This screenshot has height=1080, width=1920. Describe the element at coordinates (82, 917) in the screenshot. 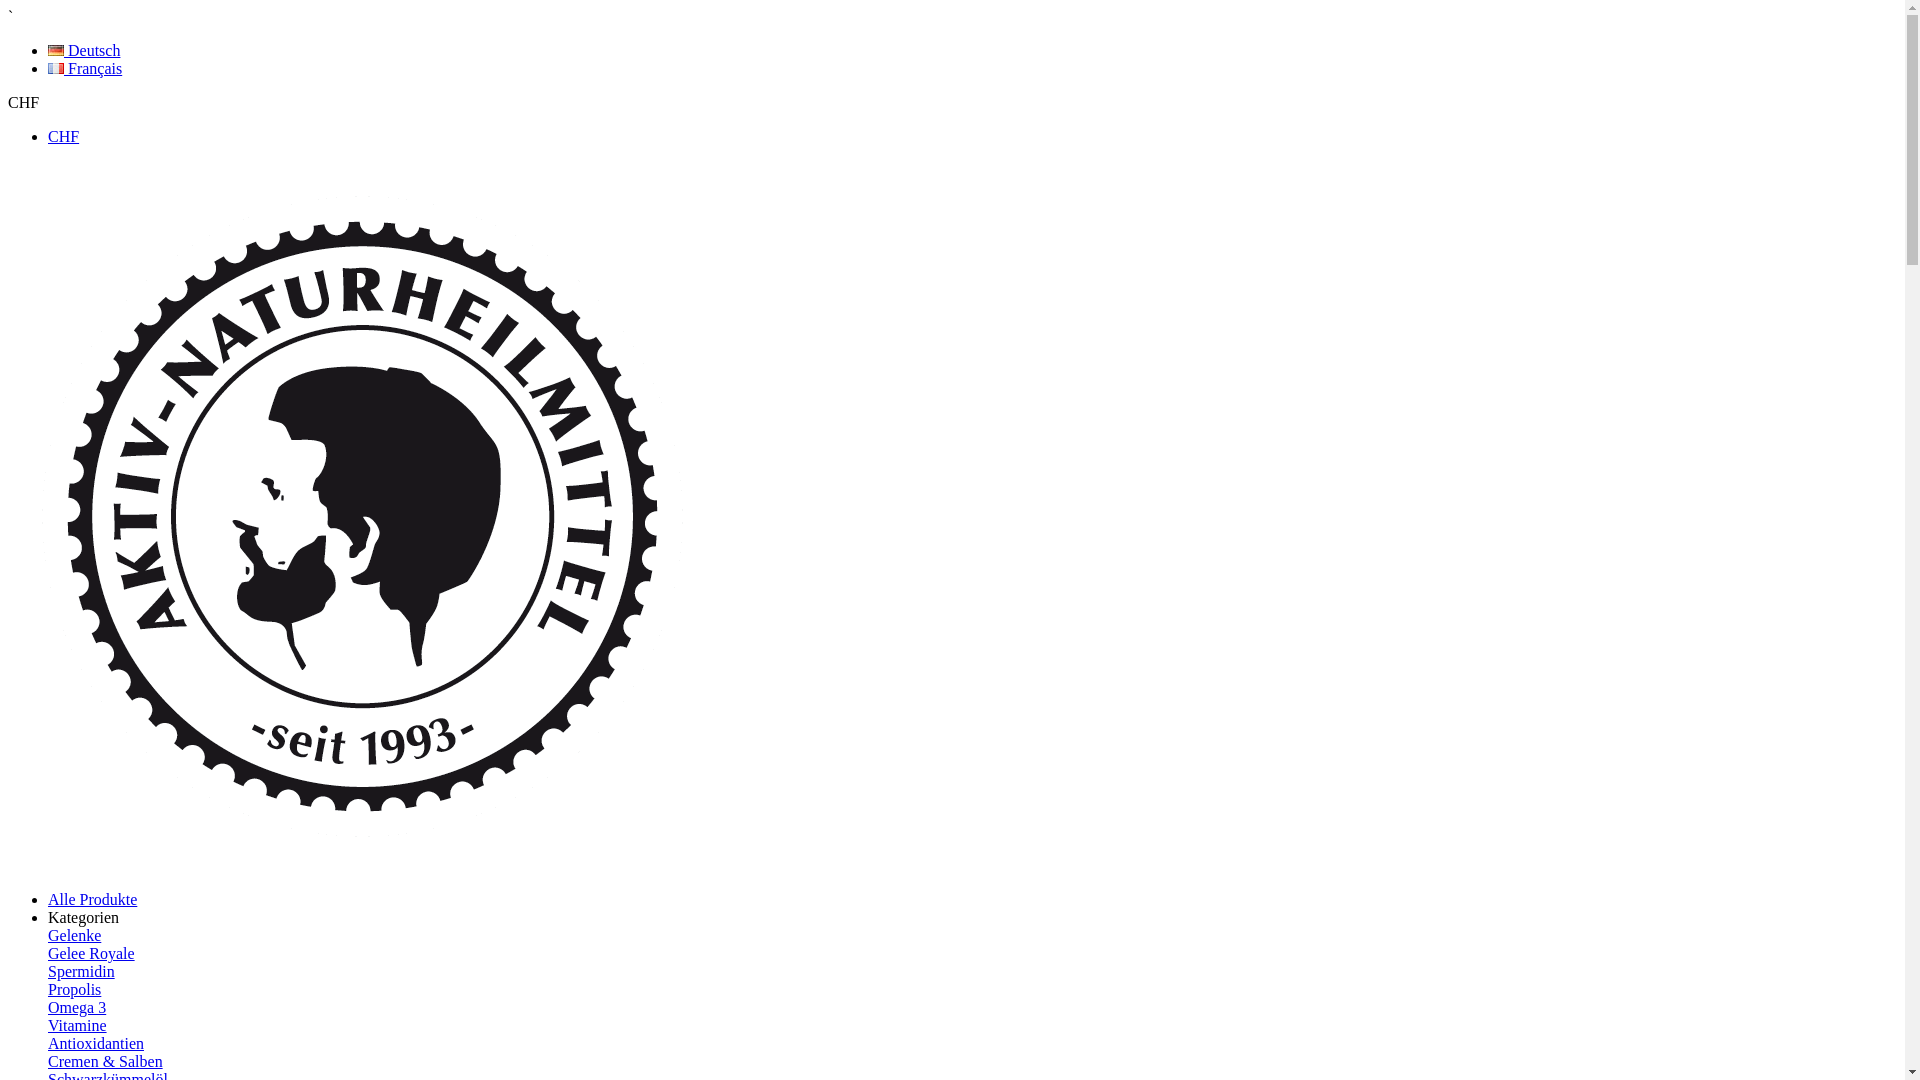

I see `'Kategorien'` at that location.